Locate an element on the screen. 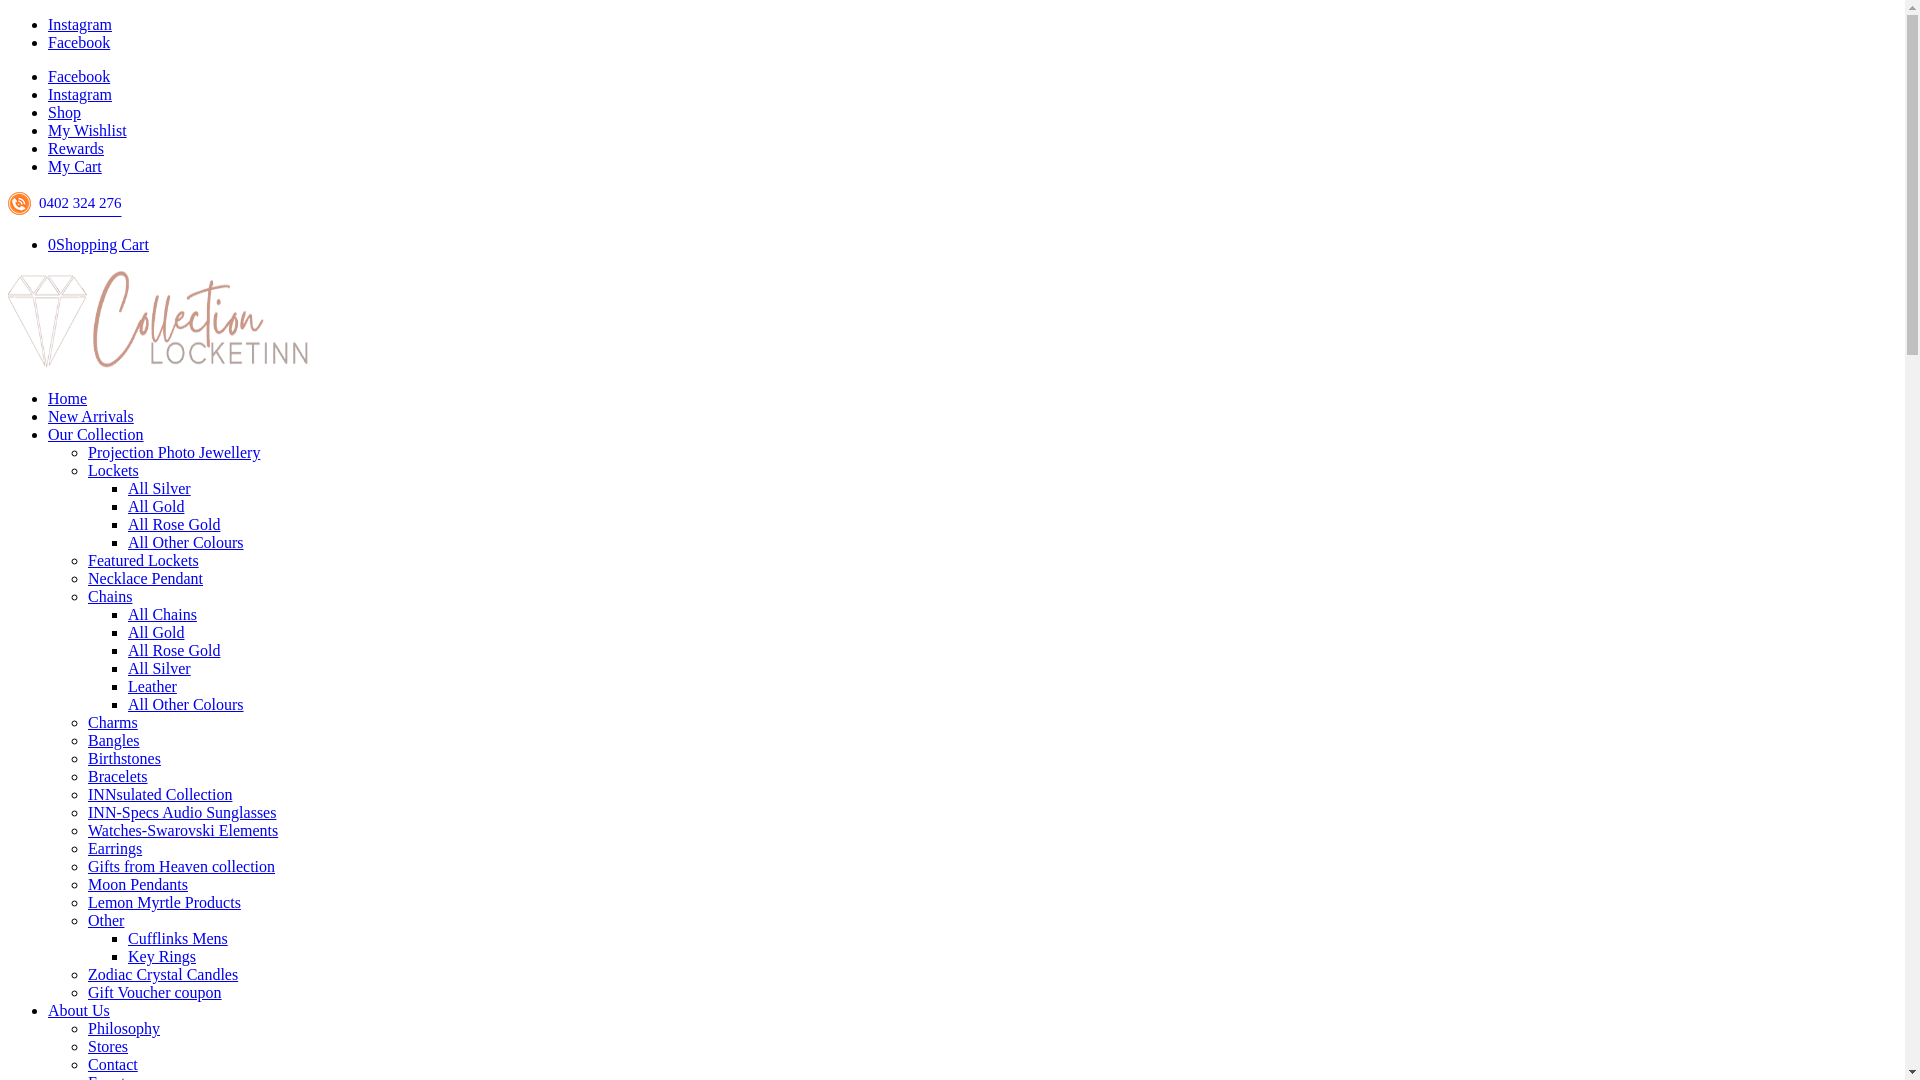  'About Us' is located at coordinates (78, 1010).